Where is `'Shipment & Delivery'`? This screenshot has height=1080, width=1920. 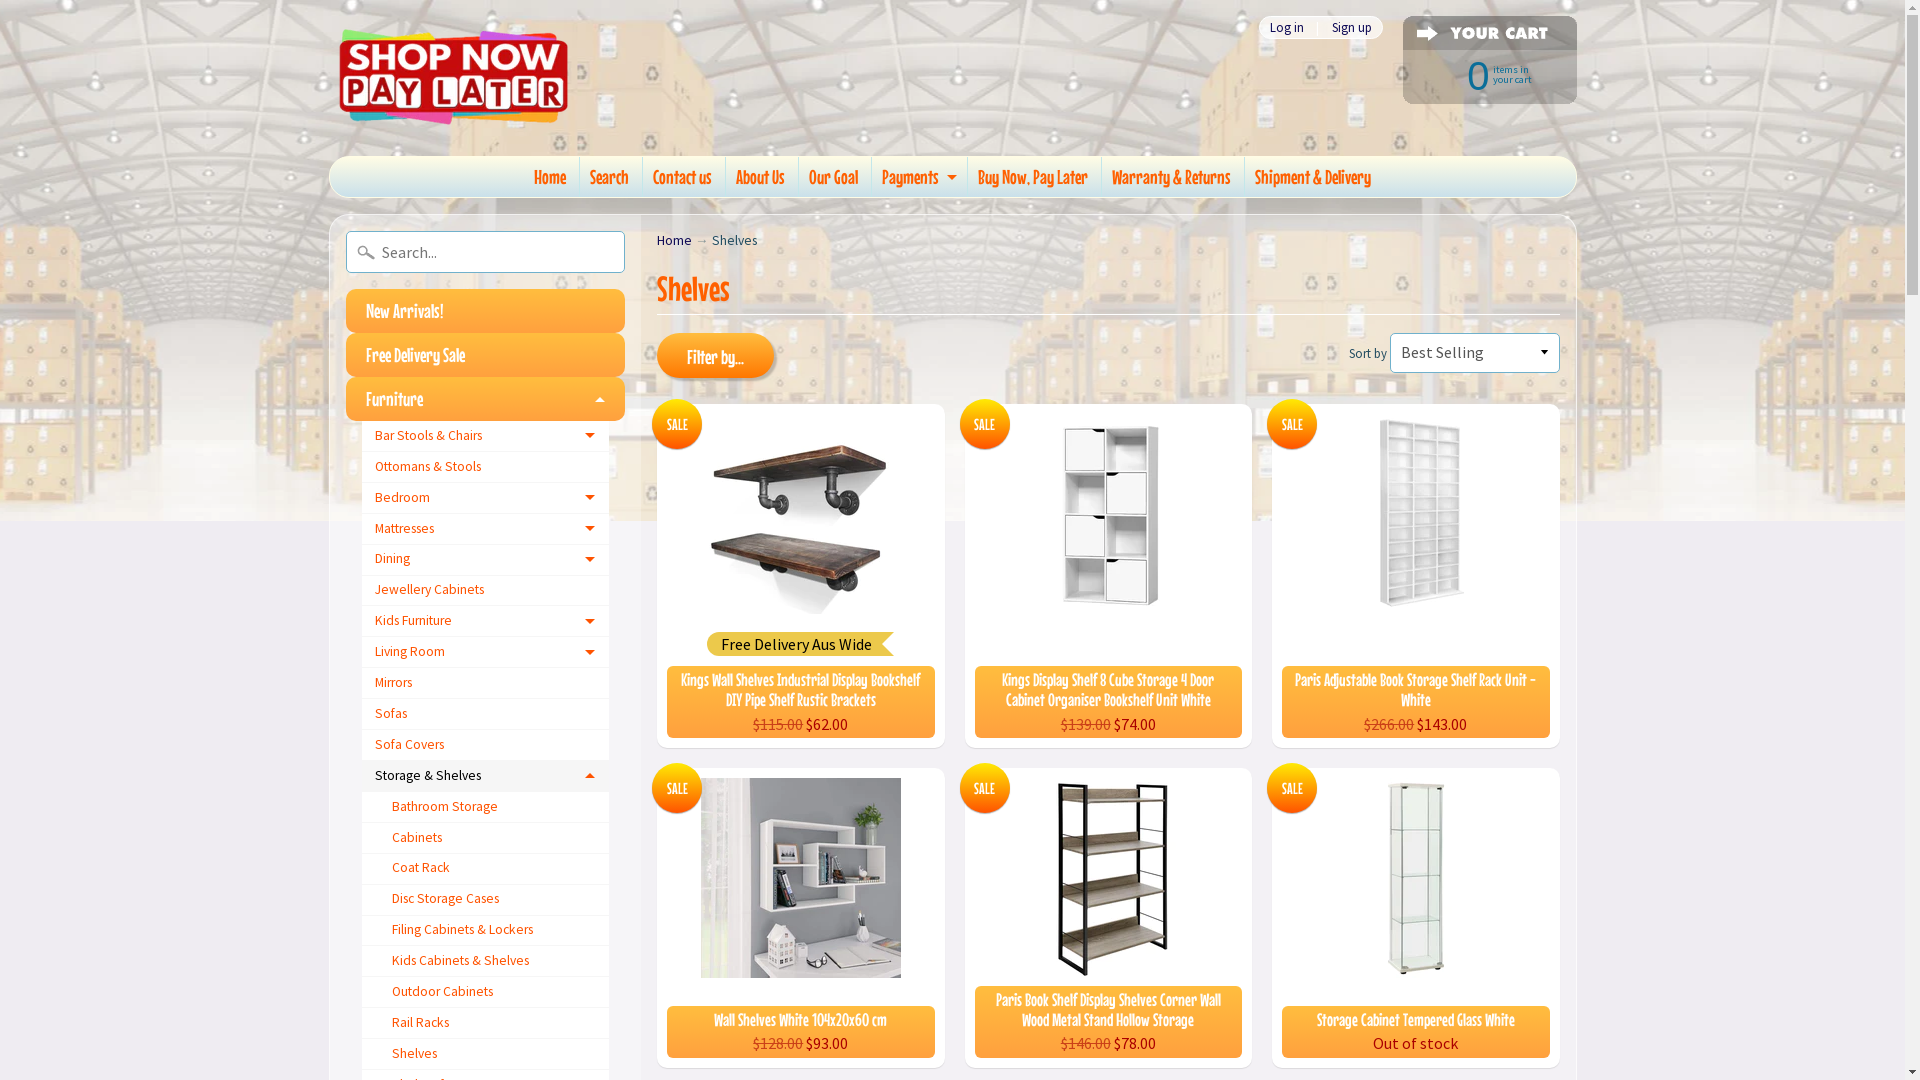 'Shipment & Delivery' is located at coordinates (1313, 176).